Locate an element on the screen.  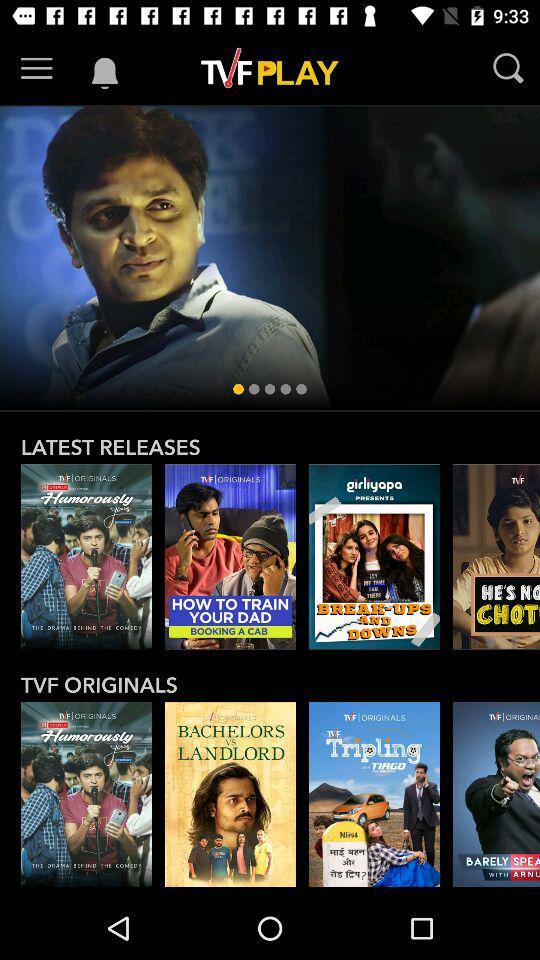
the play icon is located at coordinates (495, 556).